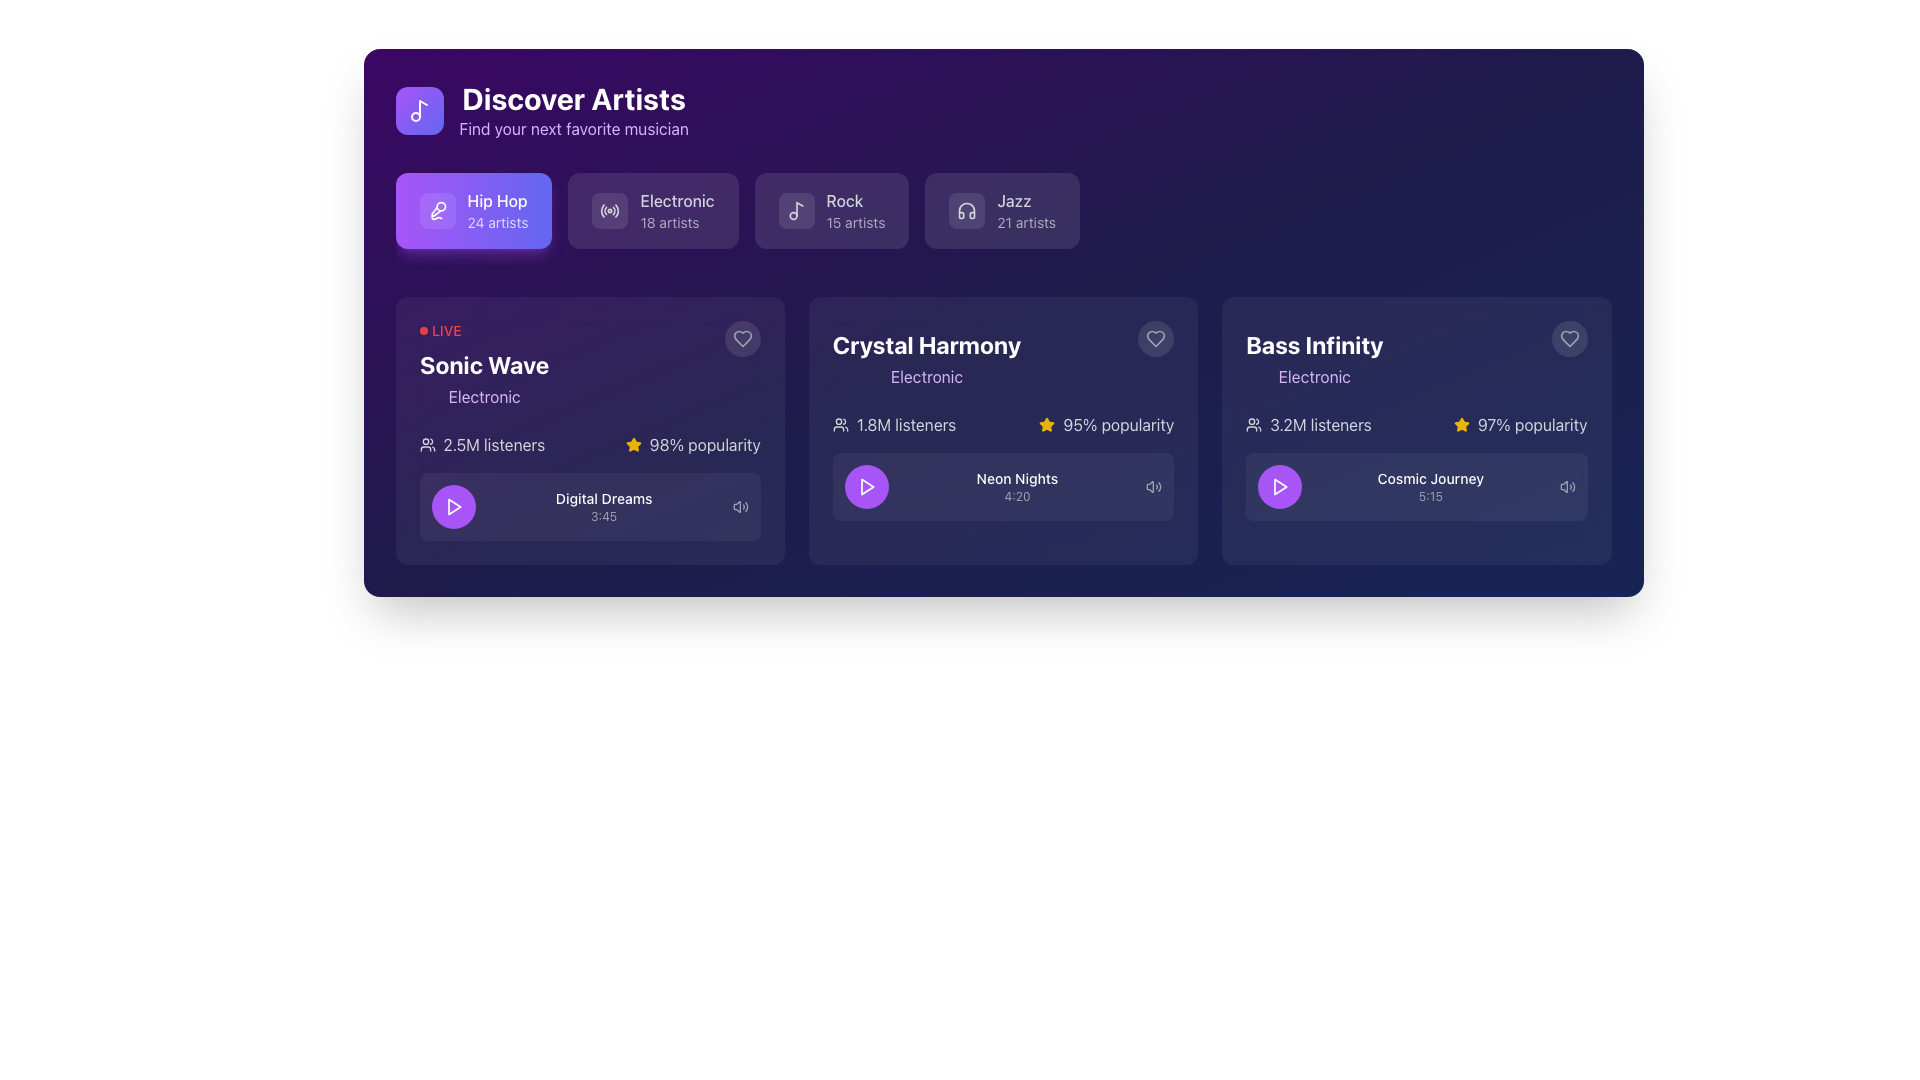  What do you see at coordinates (1314, 353) in the screenshot?
I see `the text label displaying the title and genre for an artist or album, located at the top of the third card on the far-right side of the interface` at bounding box center [1314, 353].